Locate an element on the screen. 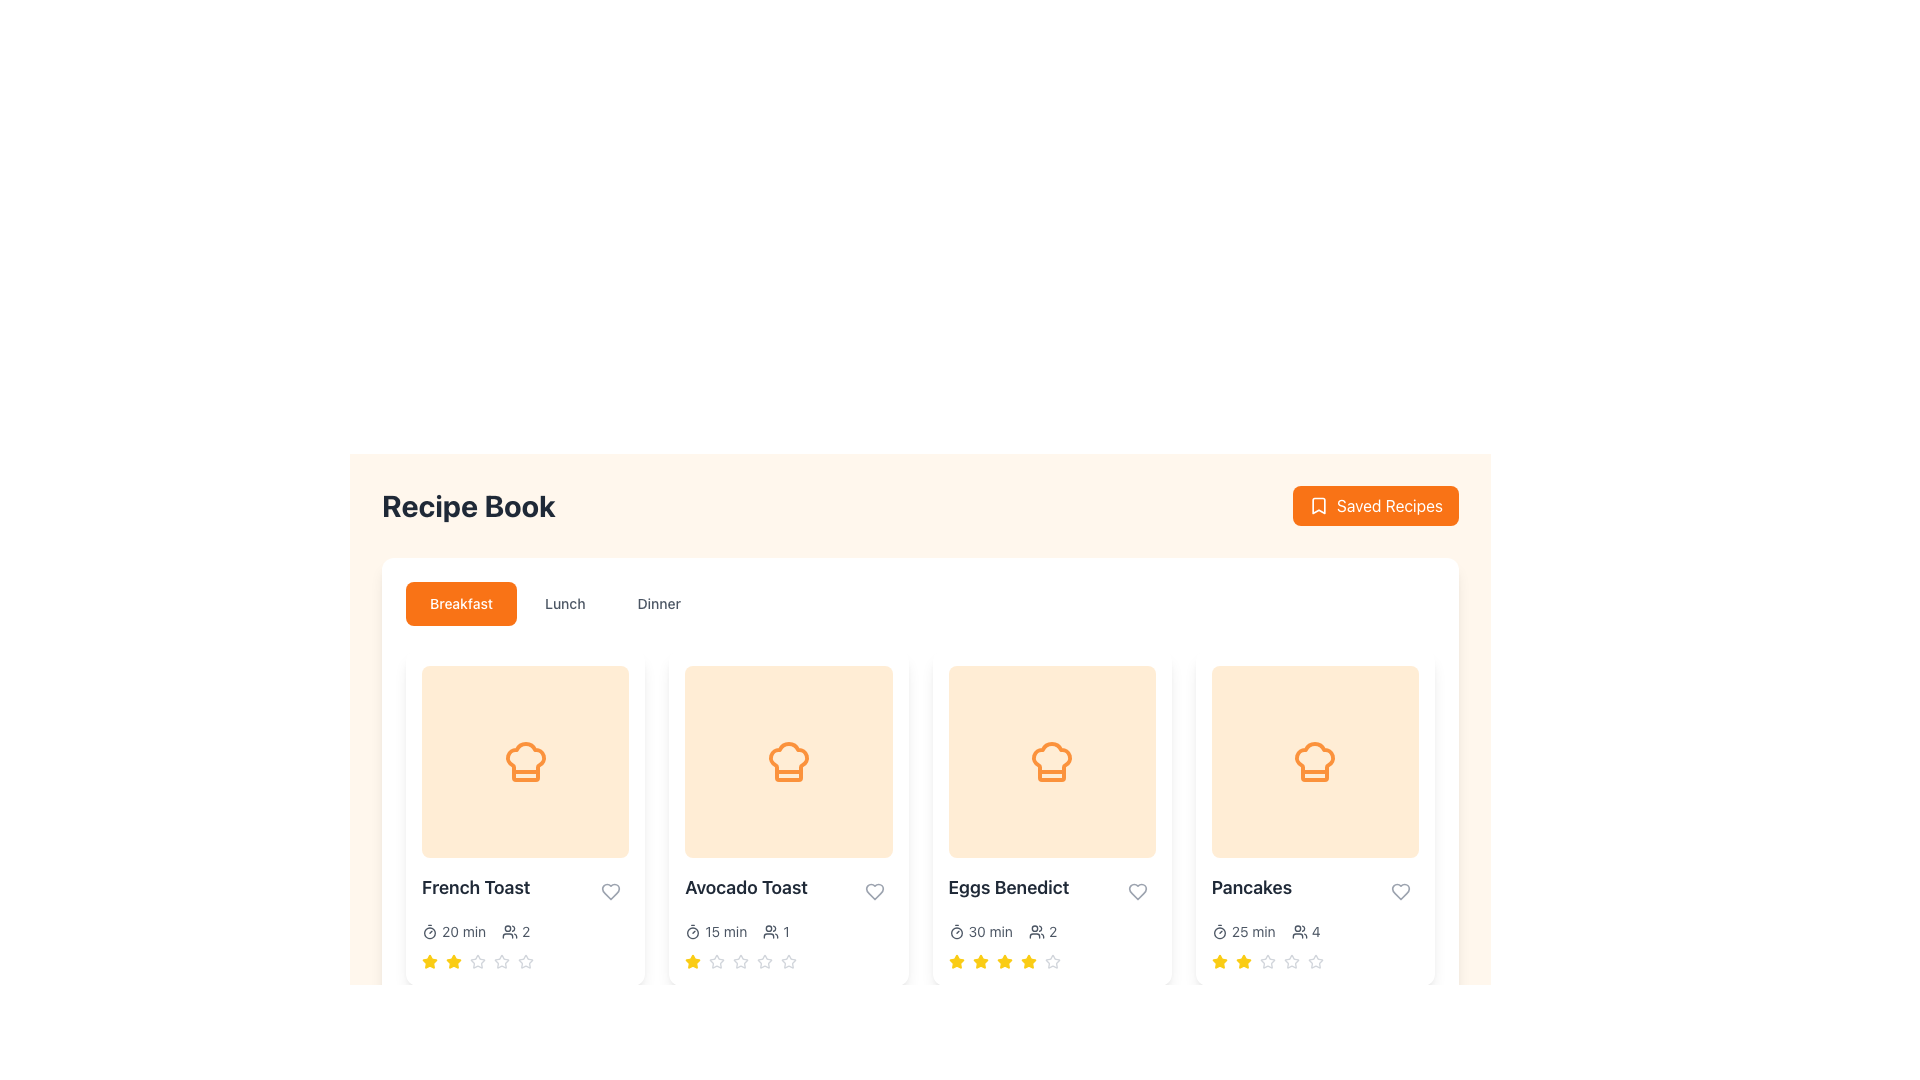  the 'Dinner' filter button is located at coordinates (659, 603).